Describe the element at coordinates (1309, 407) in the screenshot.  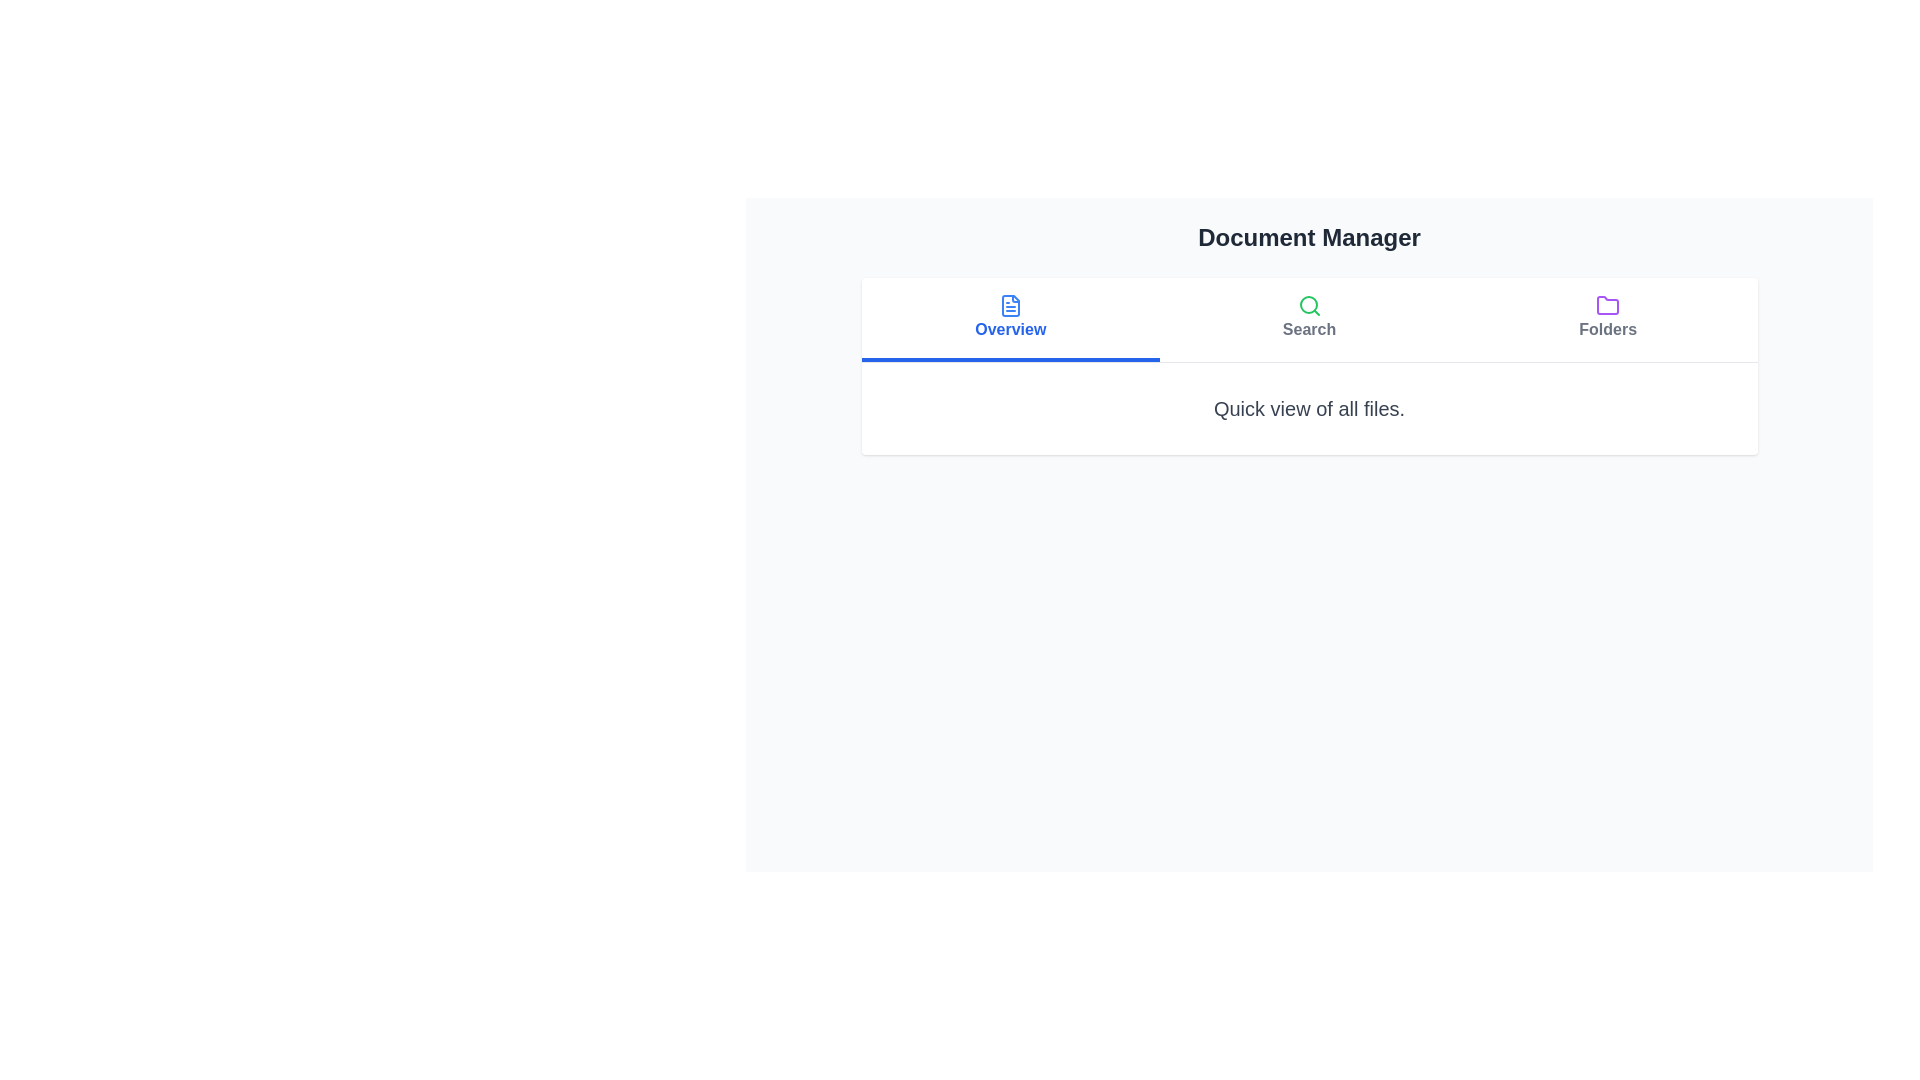
I see `the static text component displaying 'Quick view of all files.' which is centrally aligned beneath navigation options` at that location.